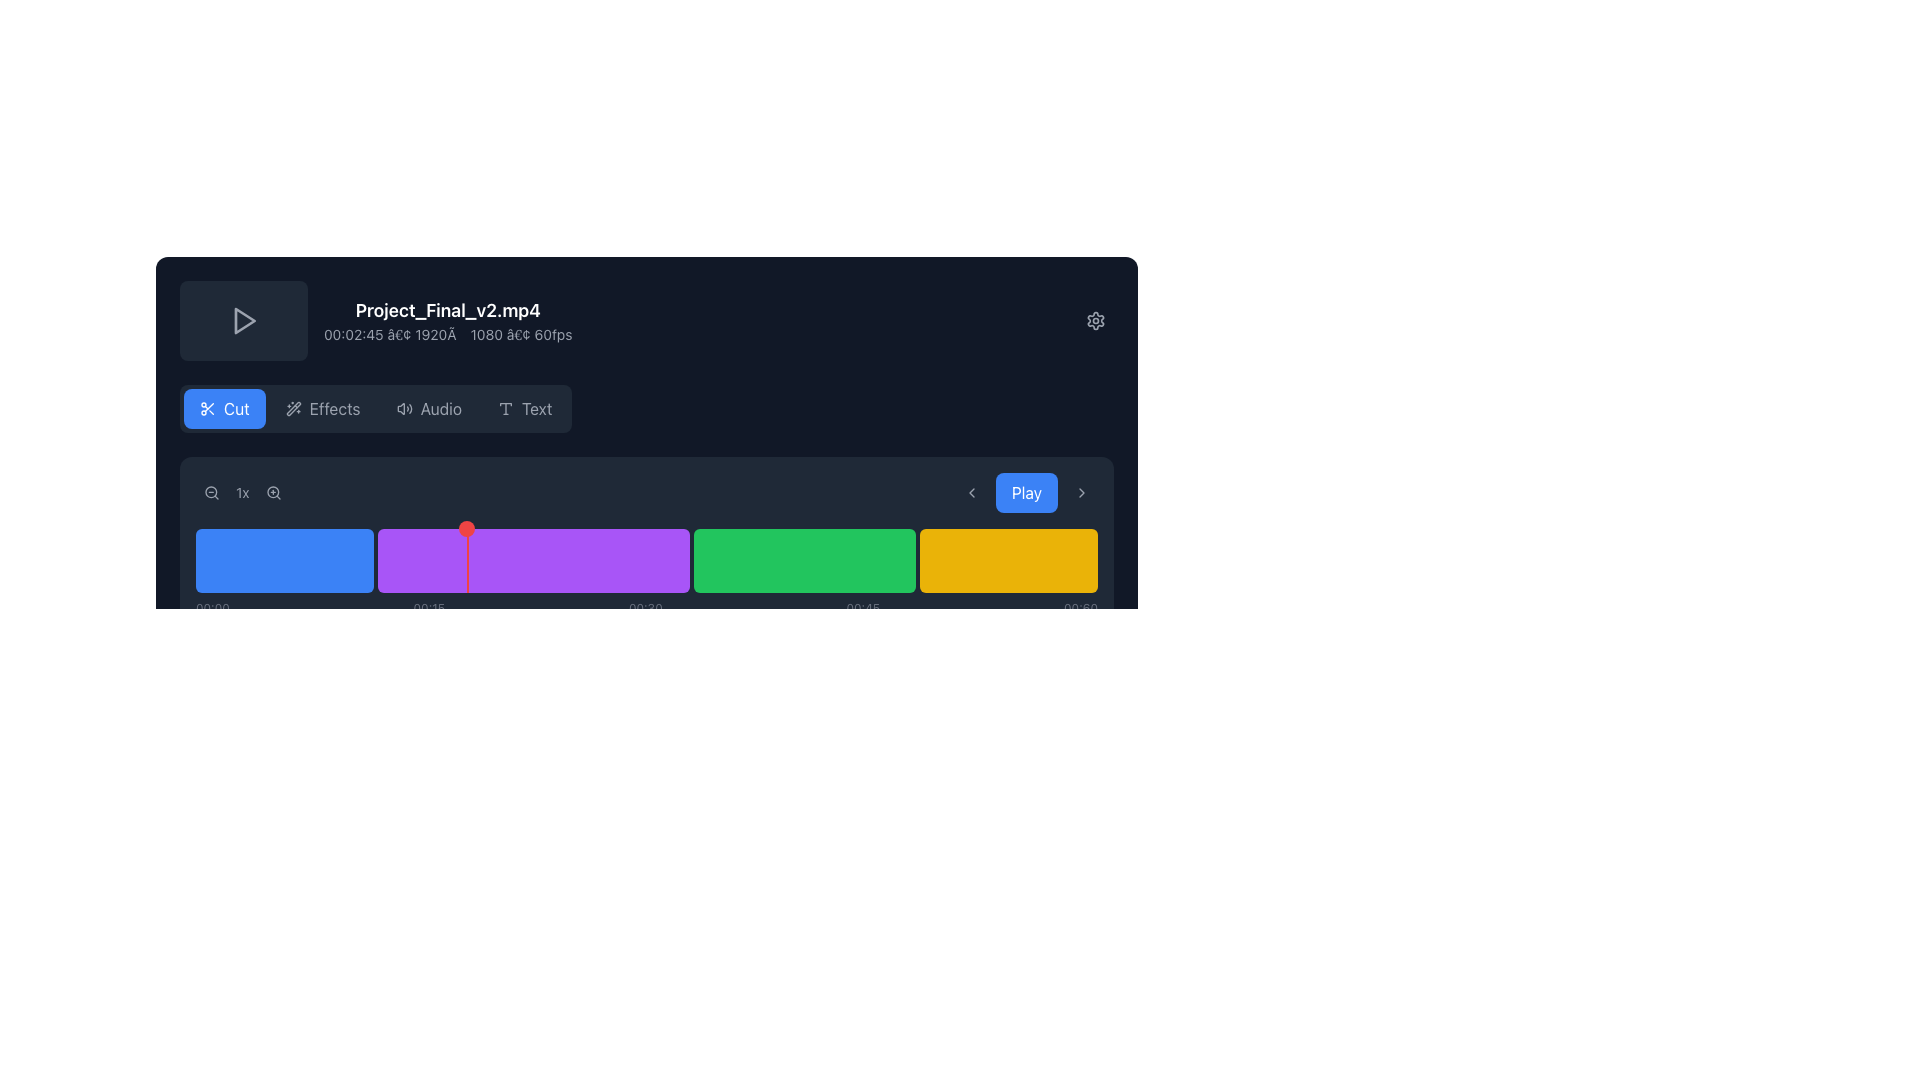 This screenshot has width=1920, height=1080. What do you see at coordinates (283, 560) in the screenshot?
I see `the leftmost blue rectangular block in the timeline` at bounding box center [283, 560].